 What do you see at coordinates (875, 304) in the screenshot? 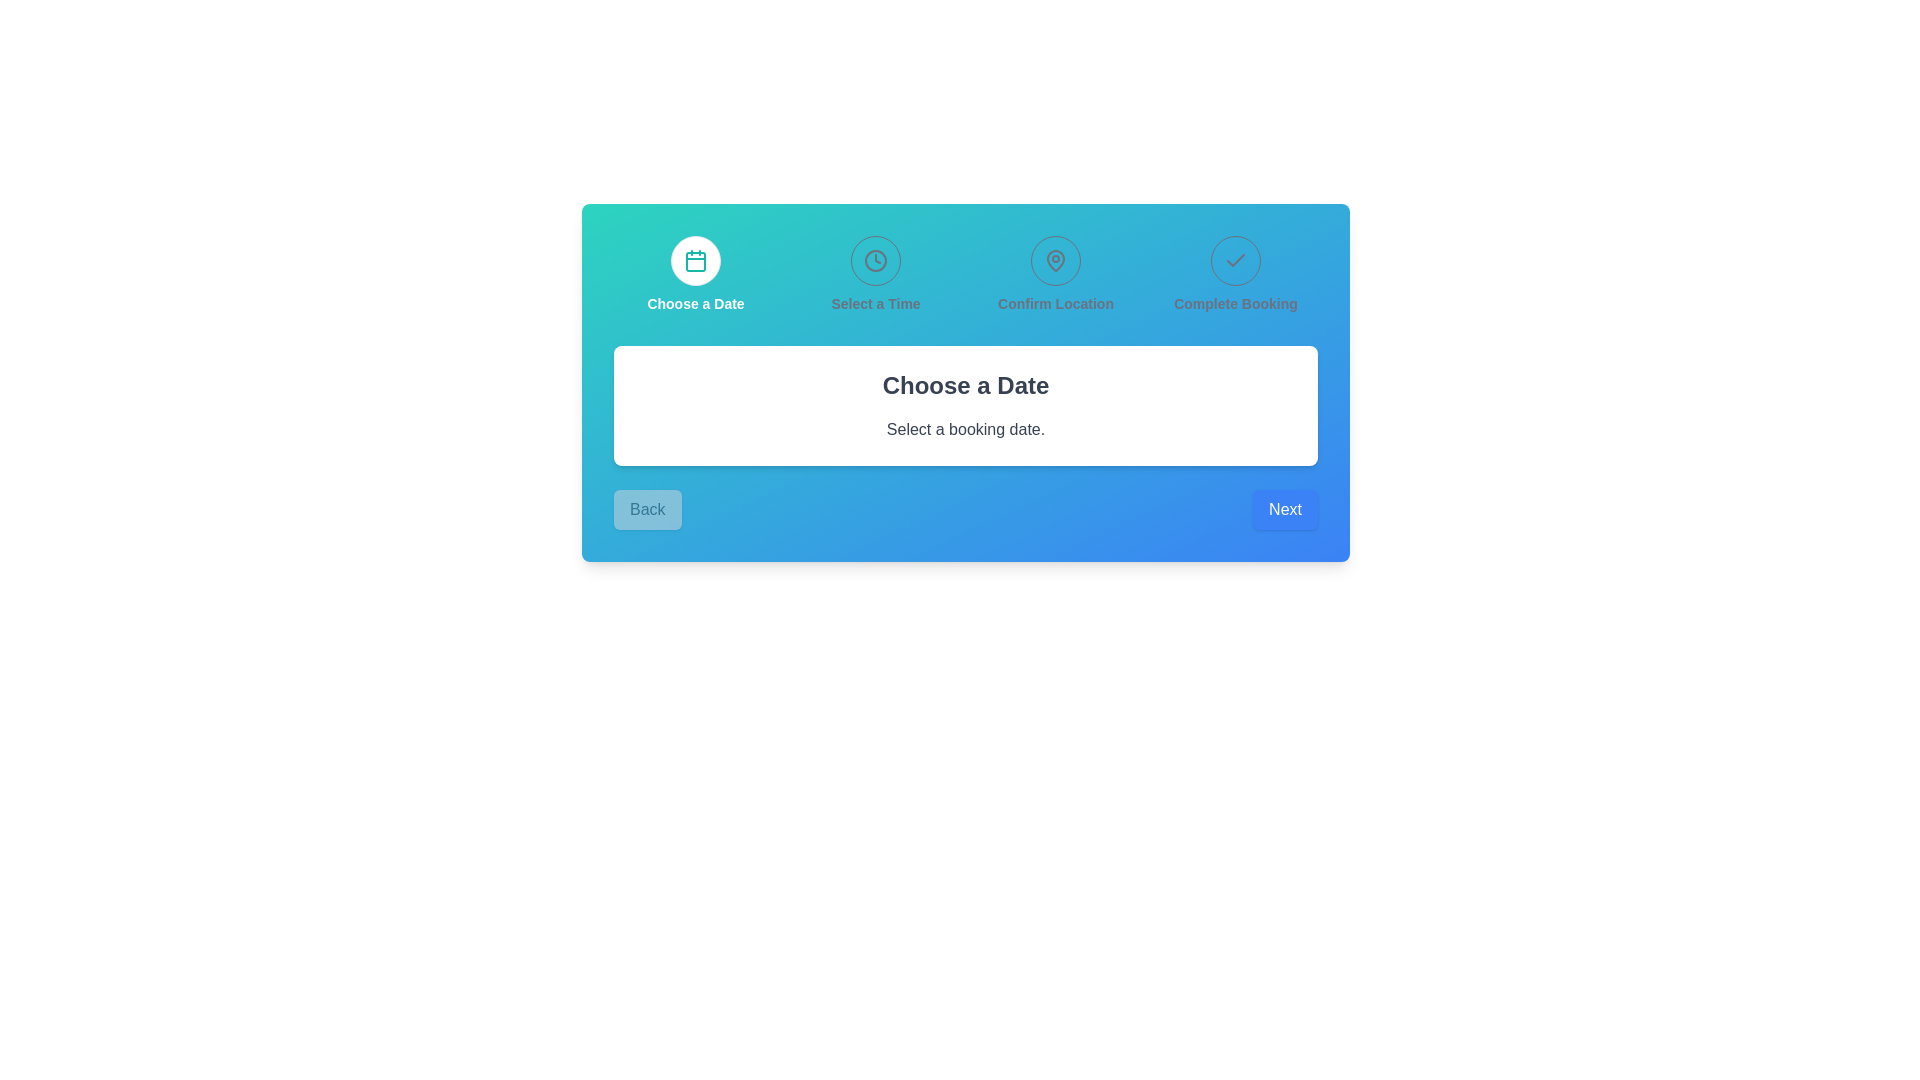
I see `the 'Select a Time' text label, which is styled in a bold gray font and positioned below the clock icon in the multi-step process interface` at bounding box center [875, 304].